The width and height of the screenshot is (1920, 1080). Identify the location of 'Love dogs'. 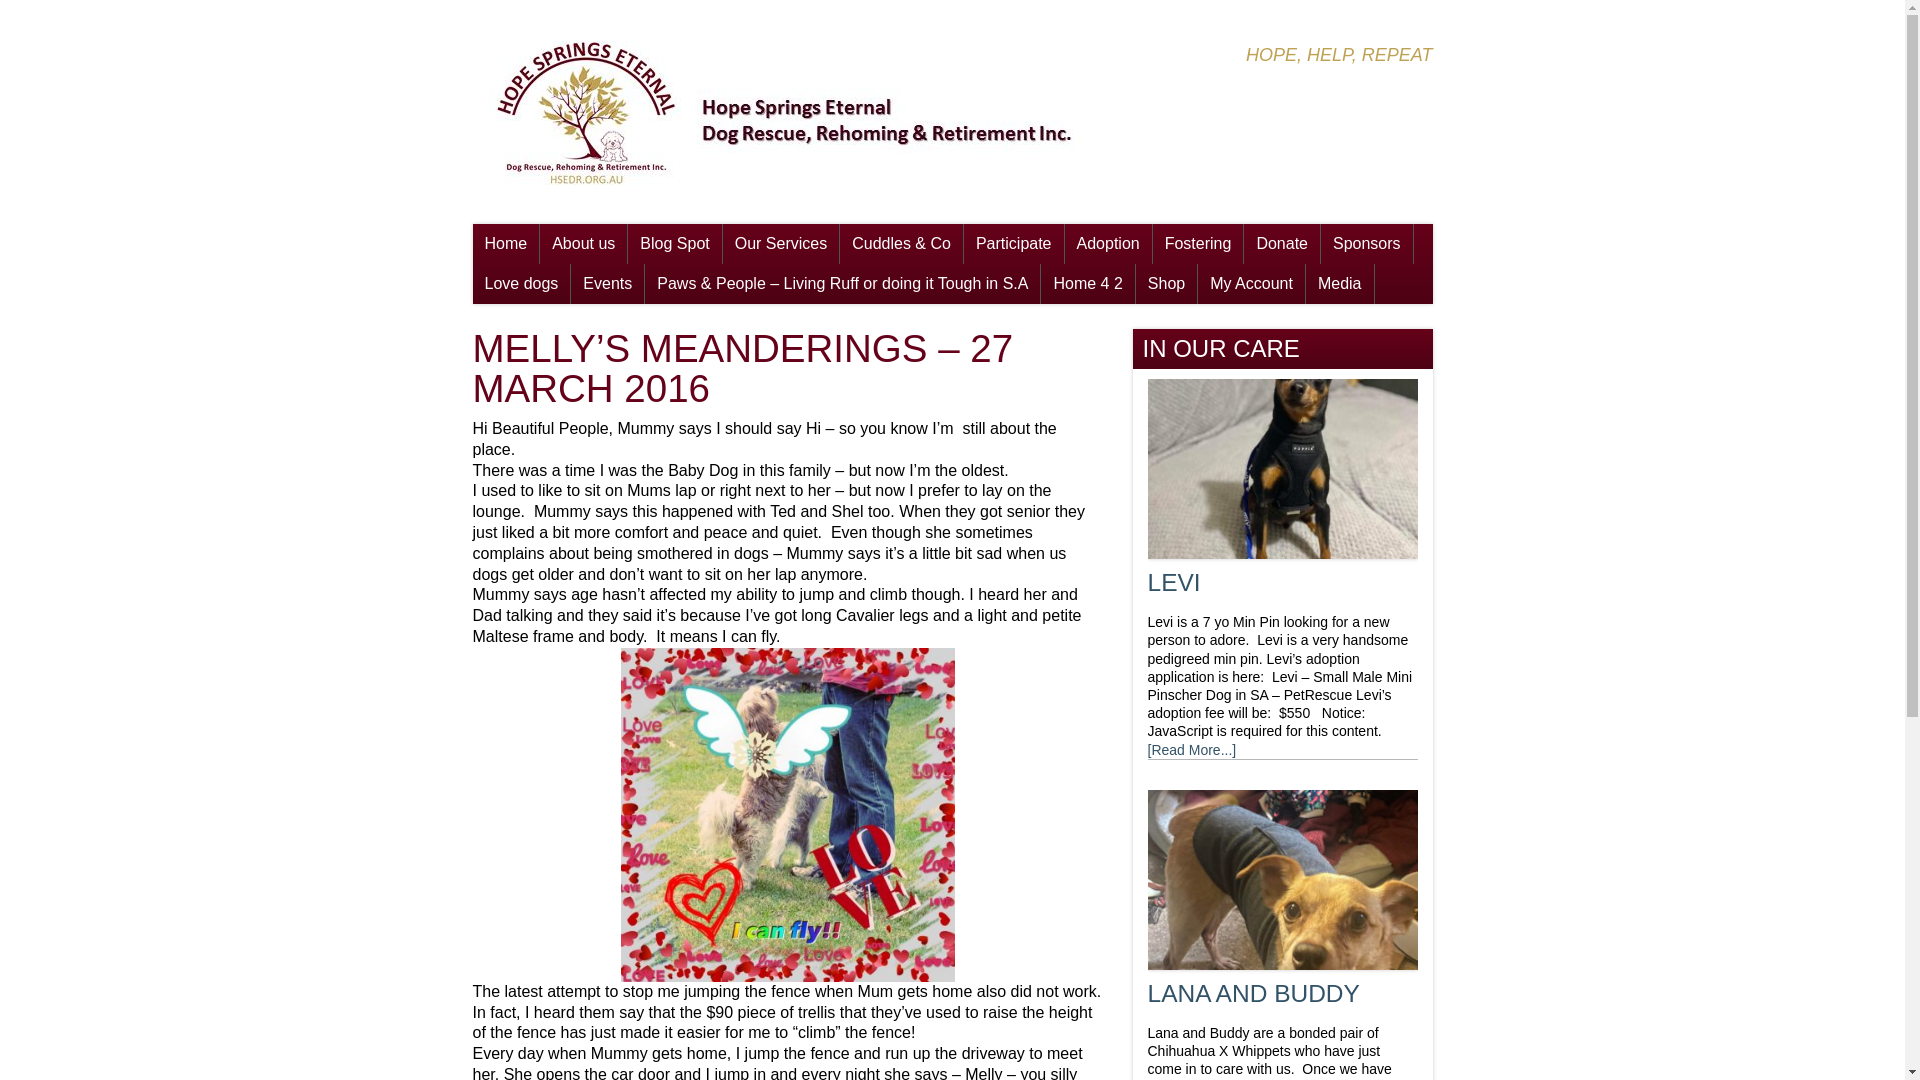
(521, 284).